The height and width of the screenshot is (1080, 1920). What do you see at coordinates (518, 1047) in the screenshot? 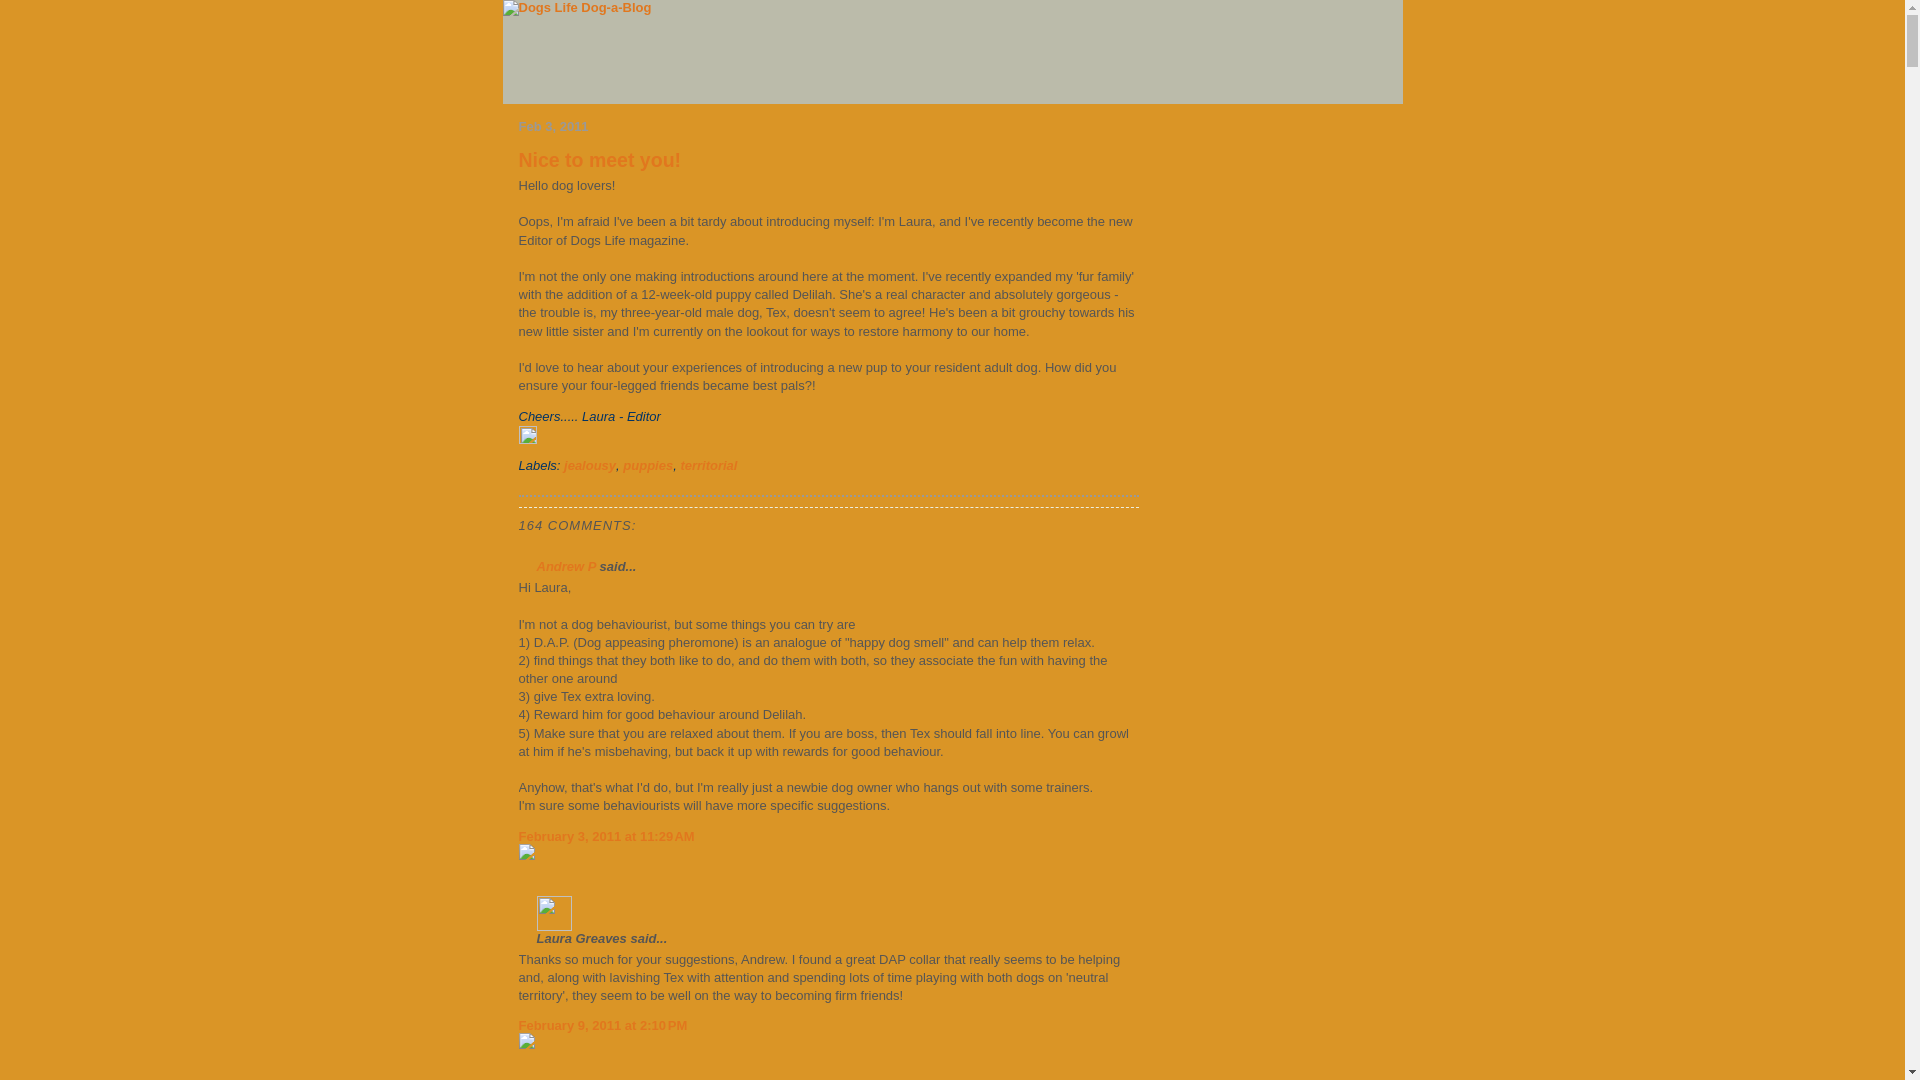
I see `'Delete Comment'` at bounding box center [518, 1047].